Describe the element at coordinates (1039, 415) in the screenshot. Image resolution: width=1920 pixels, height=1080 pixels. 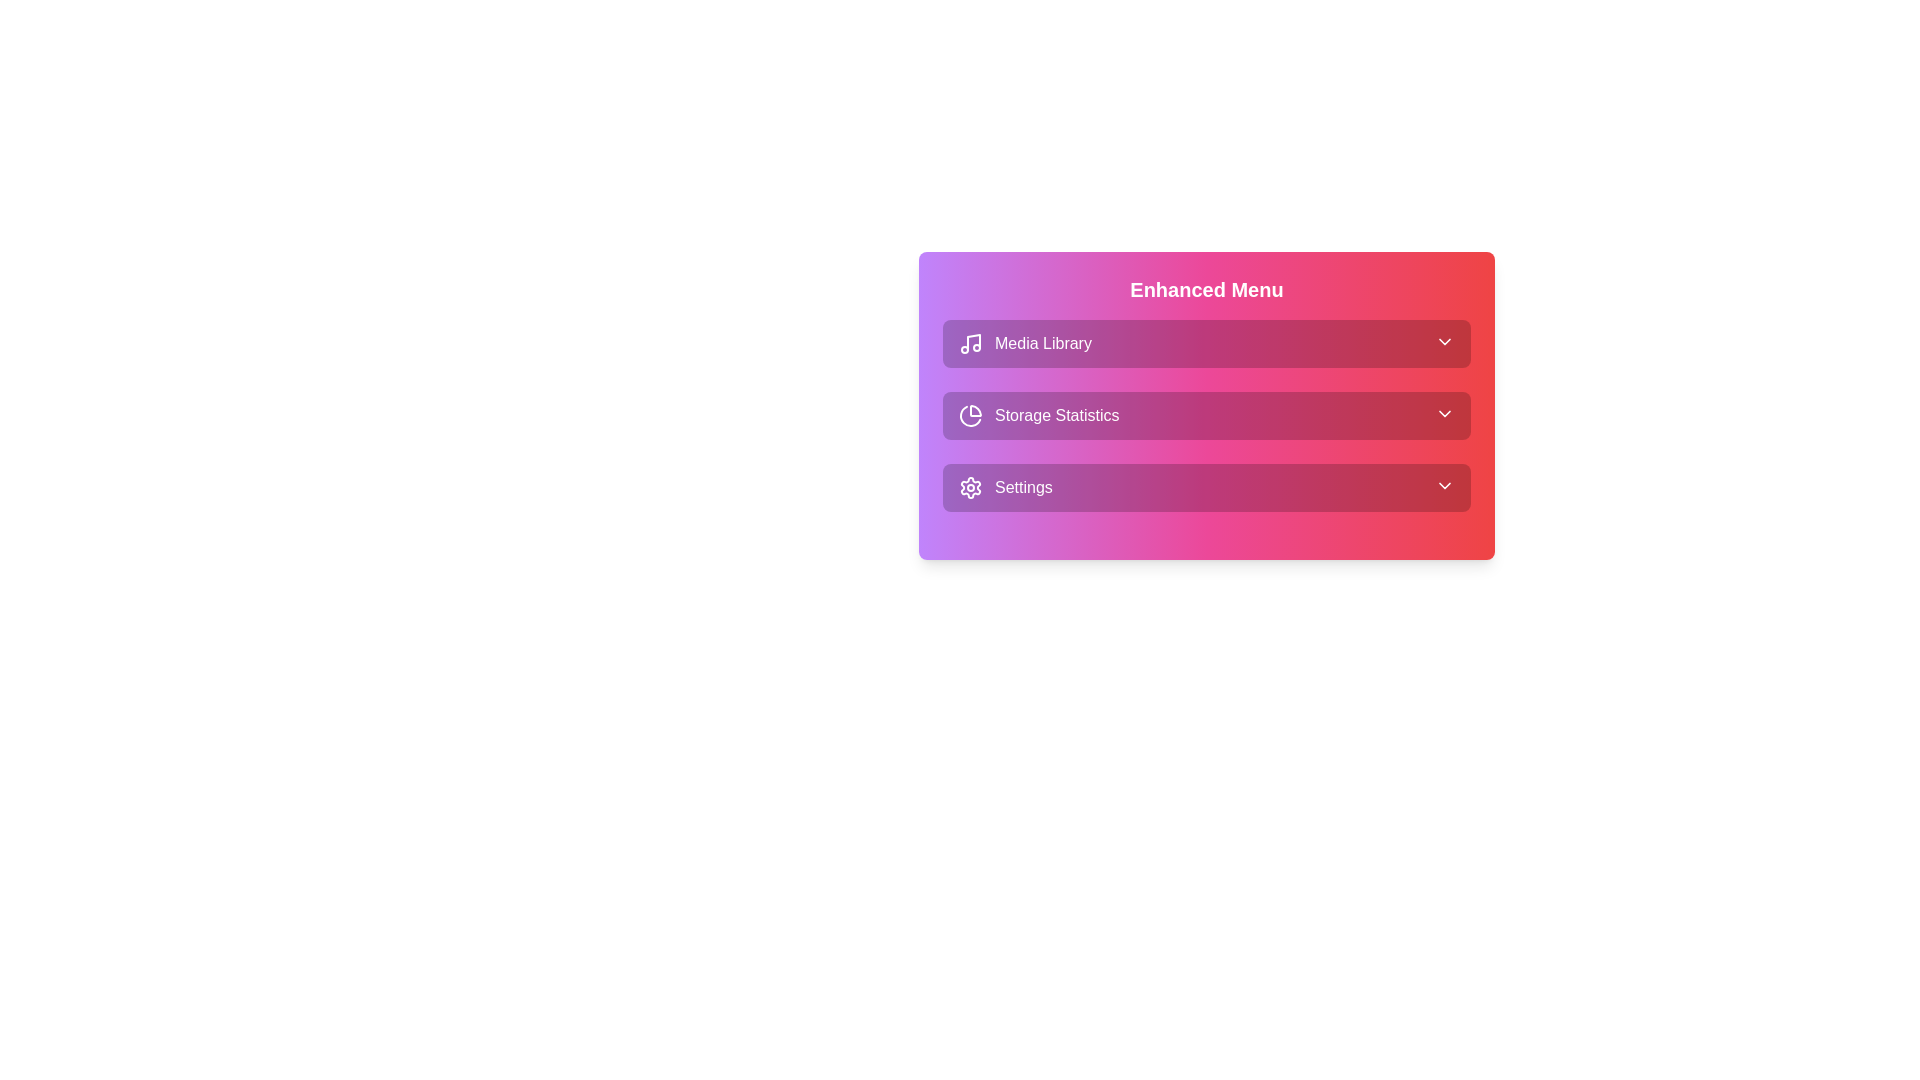
I see `the menu item for storage statistics, located in the second row of the enhanced menu panel, positioned between 'Media Library' and 'Settings'` at that location.